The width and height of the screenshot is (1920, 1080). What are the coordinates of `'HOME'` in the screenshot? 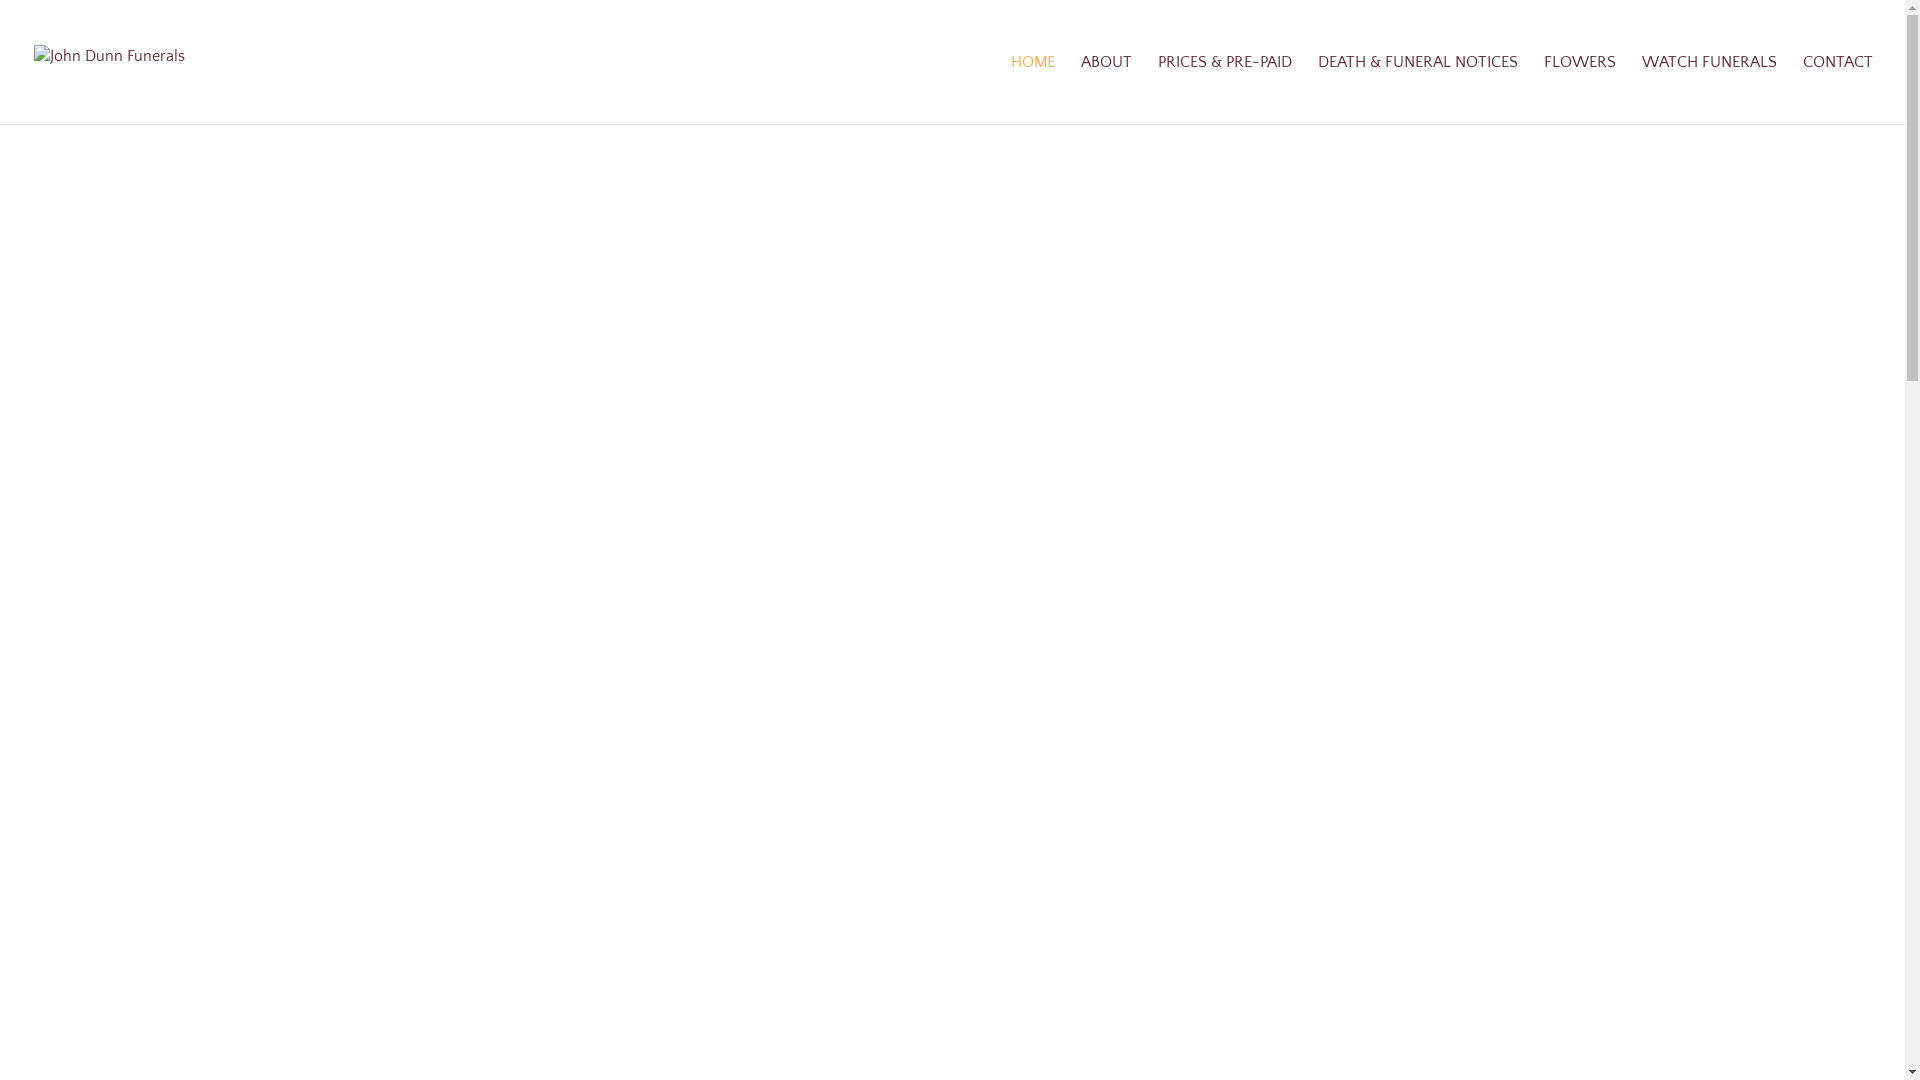 It's located at (1032, 88).